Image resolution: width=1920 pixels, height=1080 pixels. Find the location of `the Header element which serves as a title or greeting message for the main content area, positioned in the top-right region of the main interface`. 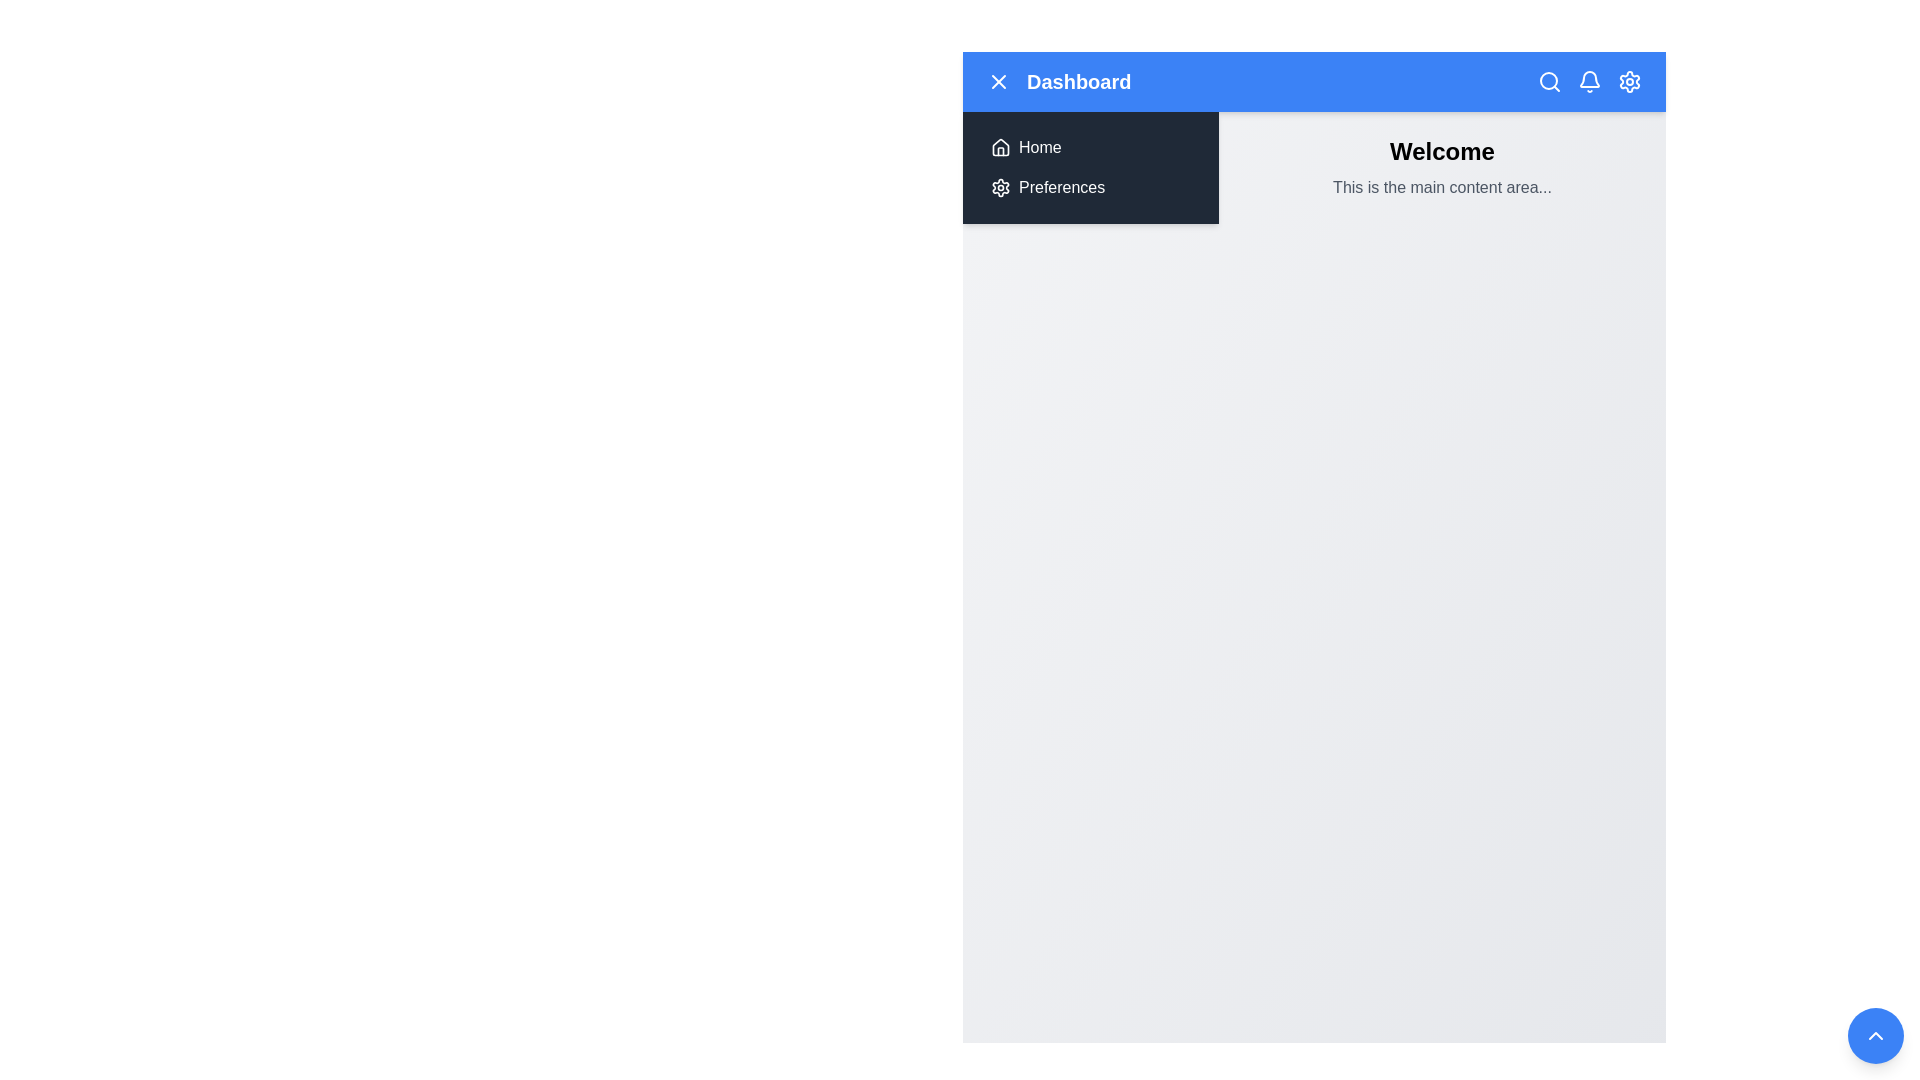

the Header element which serves as a title or greeting message for the main content area, positioned in the top-right region of the main interface is located at coordinates (1442, 150).